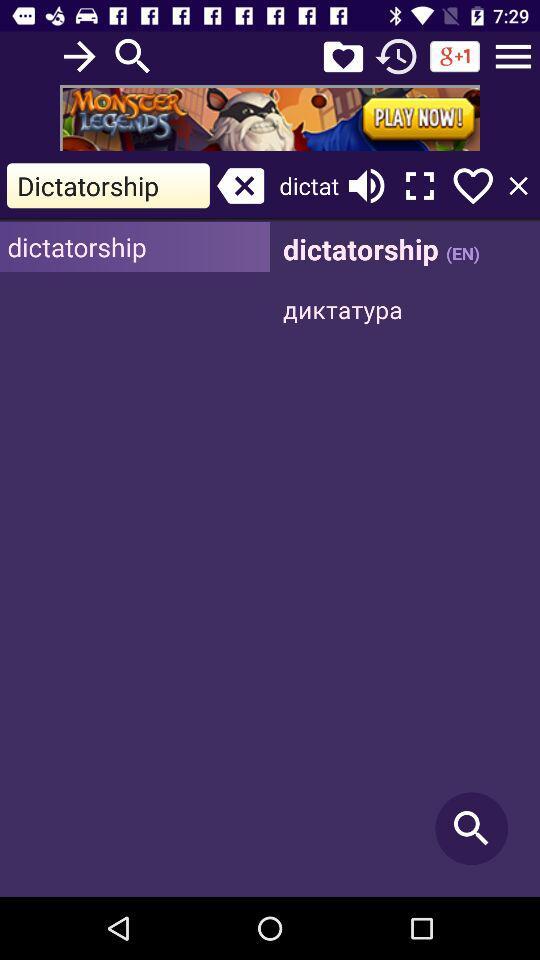 Image resolution: width=540 pixels, height=960 pixels. Describe the element at coordinates (78, 55) in the screenshot. I see `next` at that location.